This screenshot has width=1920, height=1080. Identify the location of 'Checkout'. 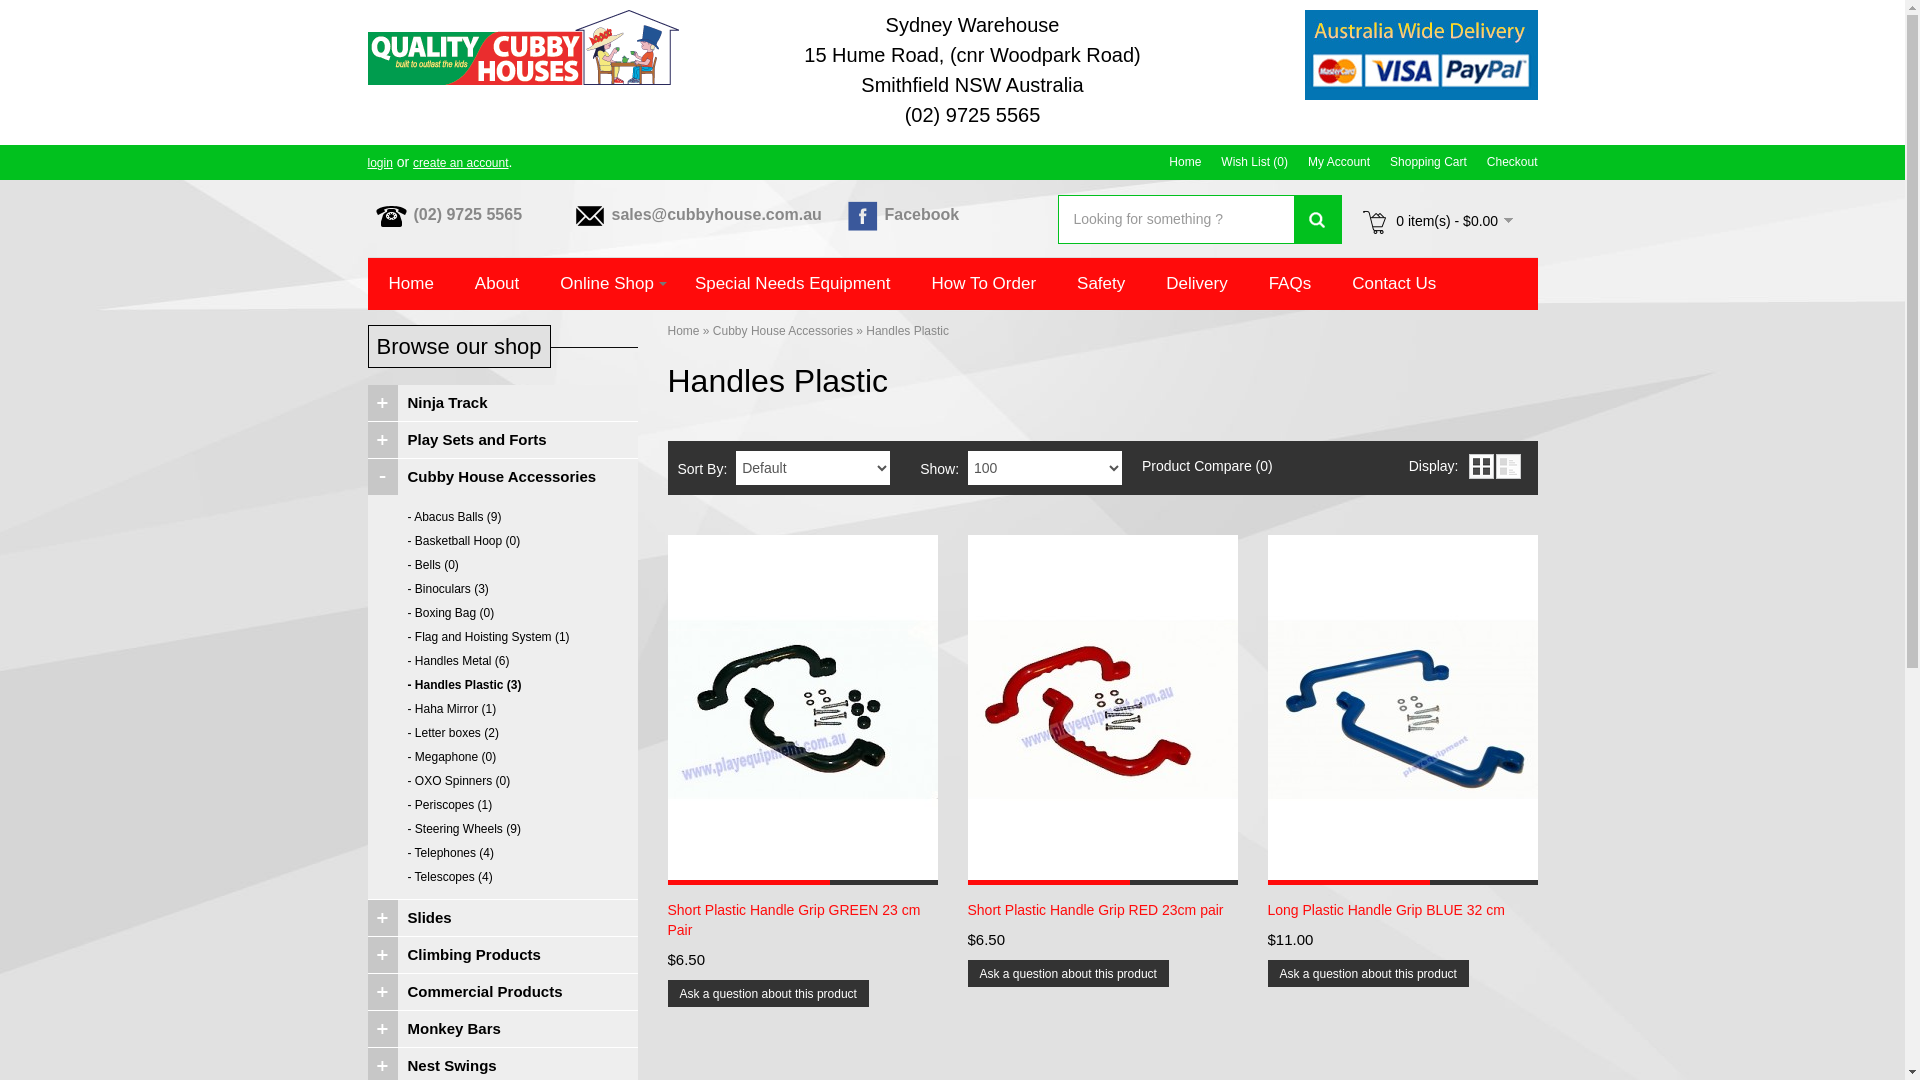
(1512, 161).